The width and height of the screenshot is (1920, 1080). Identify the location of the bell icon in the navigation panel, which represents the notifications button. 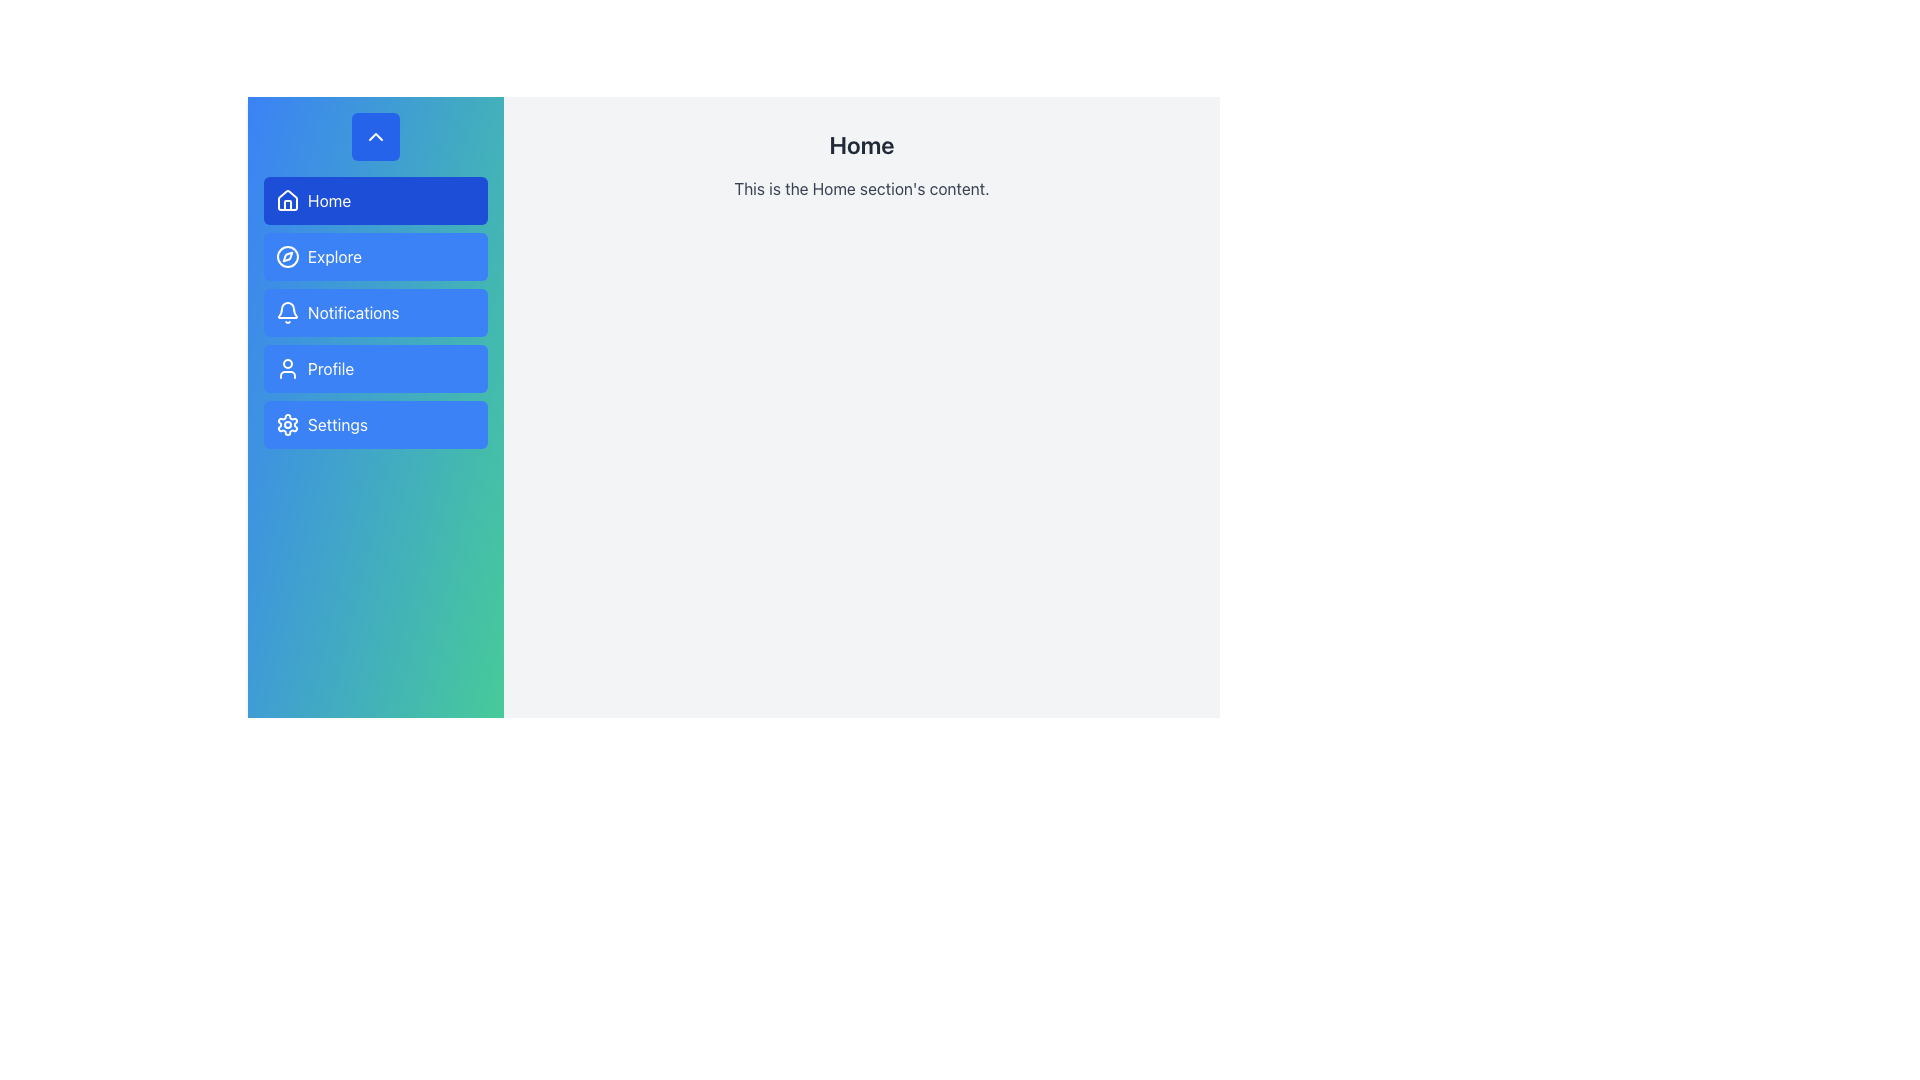
(287, 310).